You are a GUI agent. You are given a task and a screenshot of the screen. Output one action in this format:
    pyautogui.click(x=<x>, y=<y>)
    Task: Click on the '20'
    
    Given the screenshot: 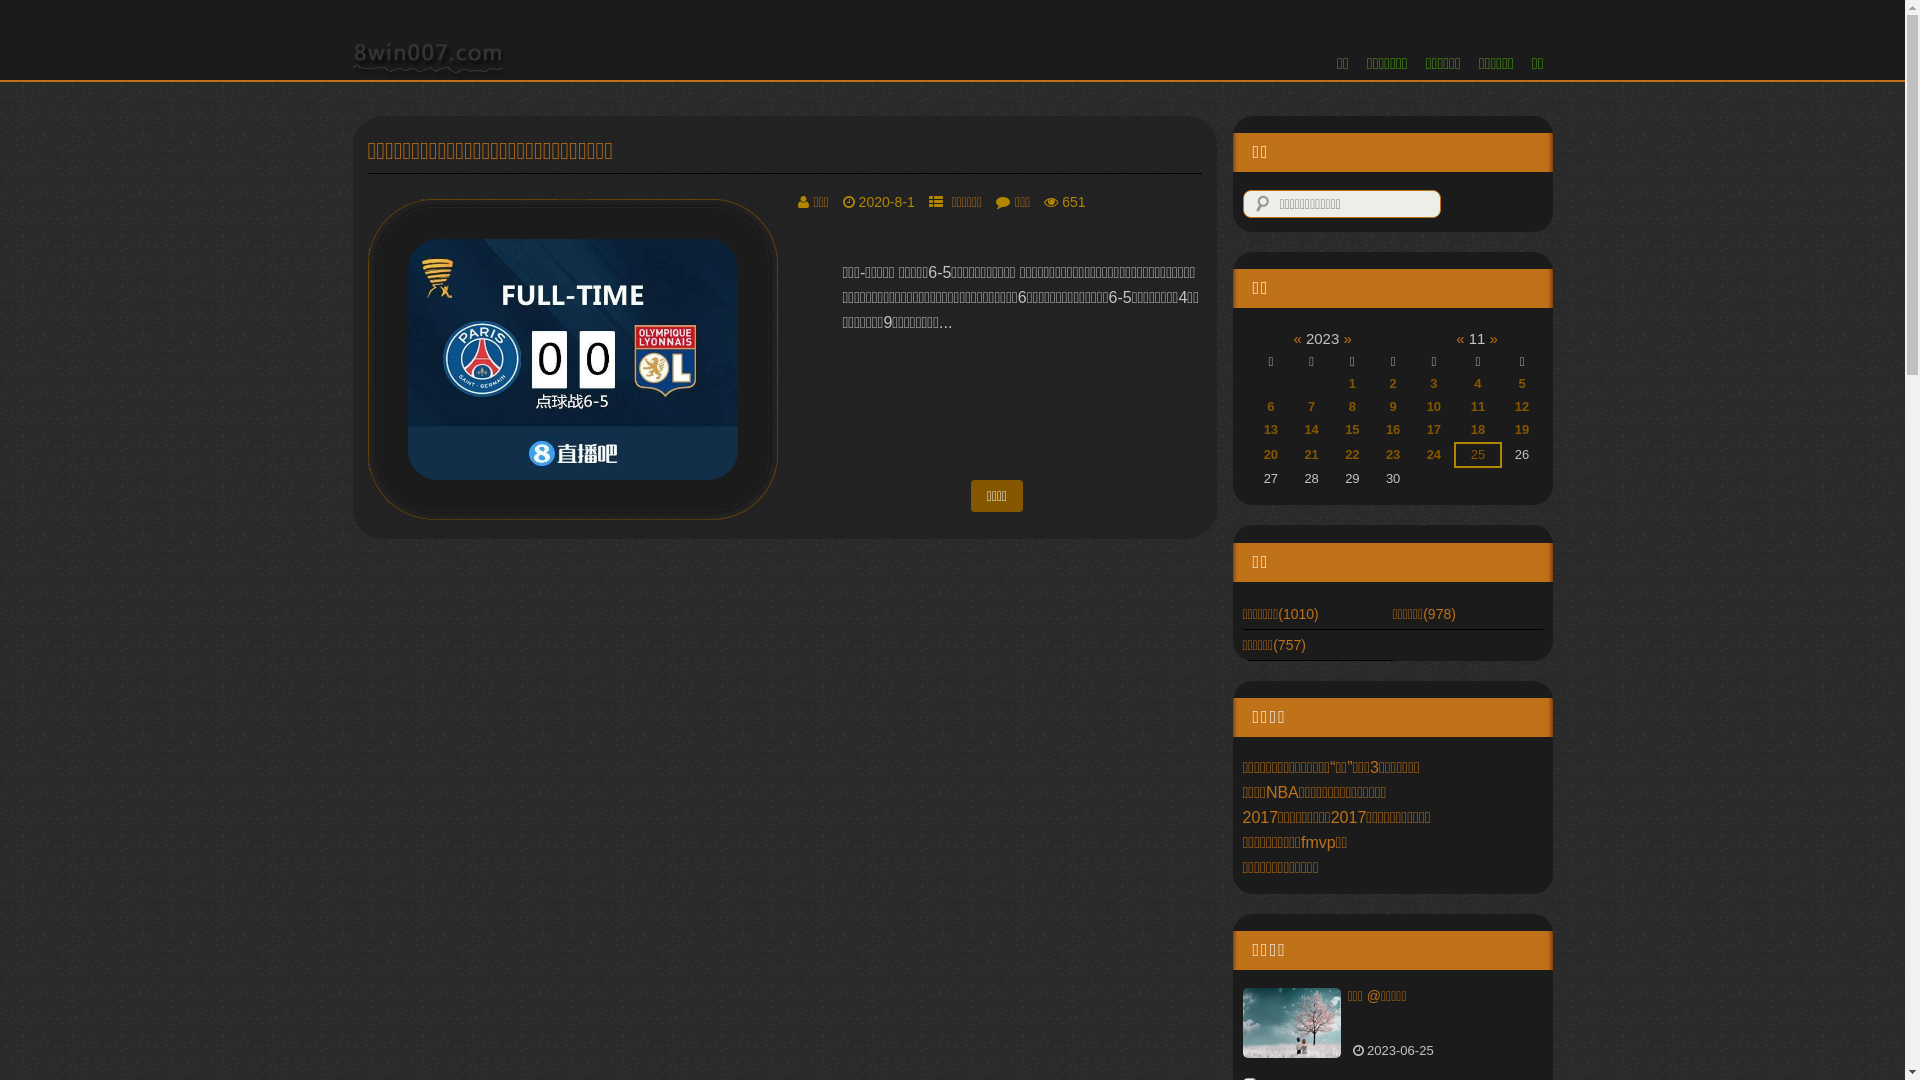 What is the action you would take?
    pyautogui.click(x=1270, y=454)
    